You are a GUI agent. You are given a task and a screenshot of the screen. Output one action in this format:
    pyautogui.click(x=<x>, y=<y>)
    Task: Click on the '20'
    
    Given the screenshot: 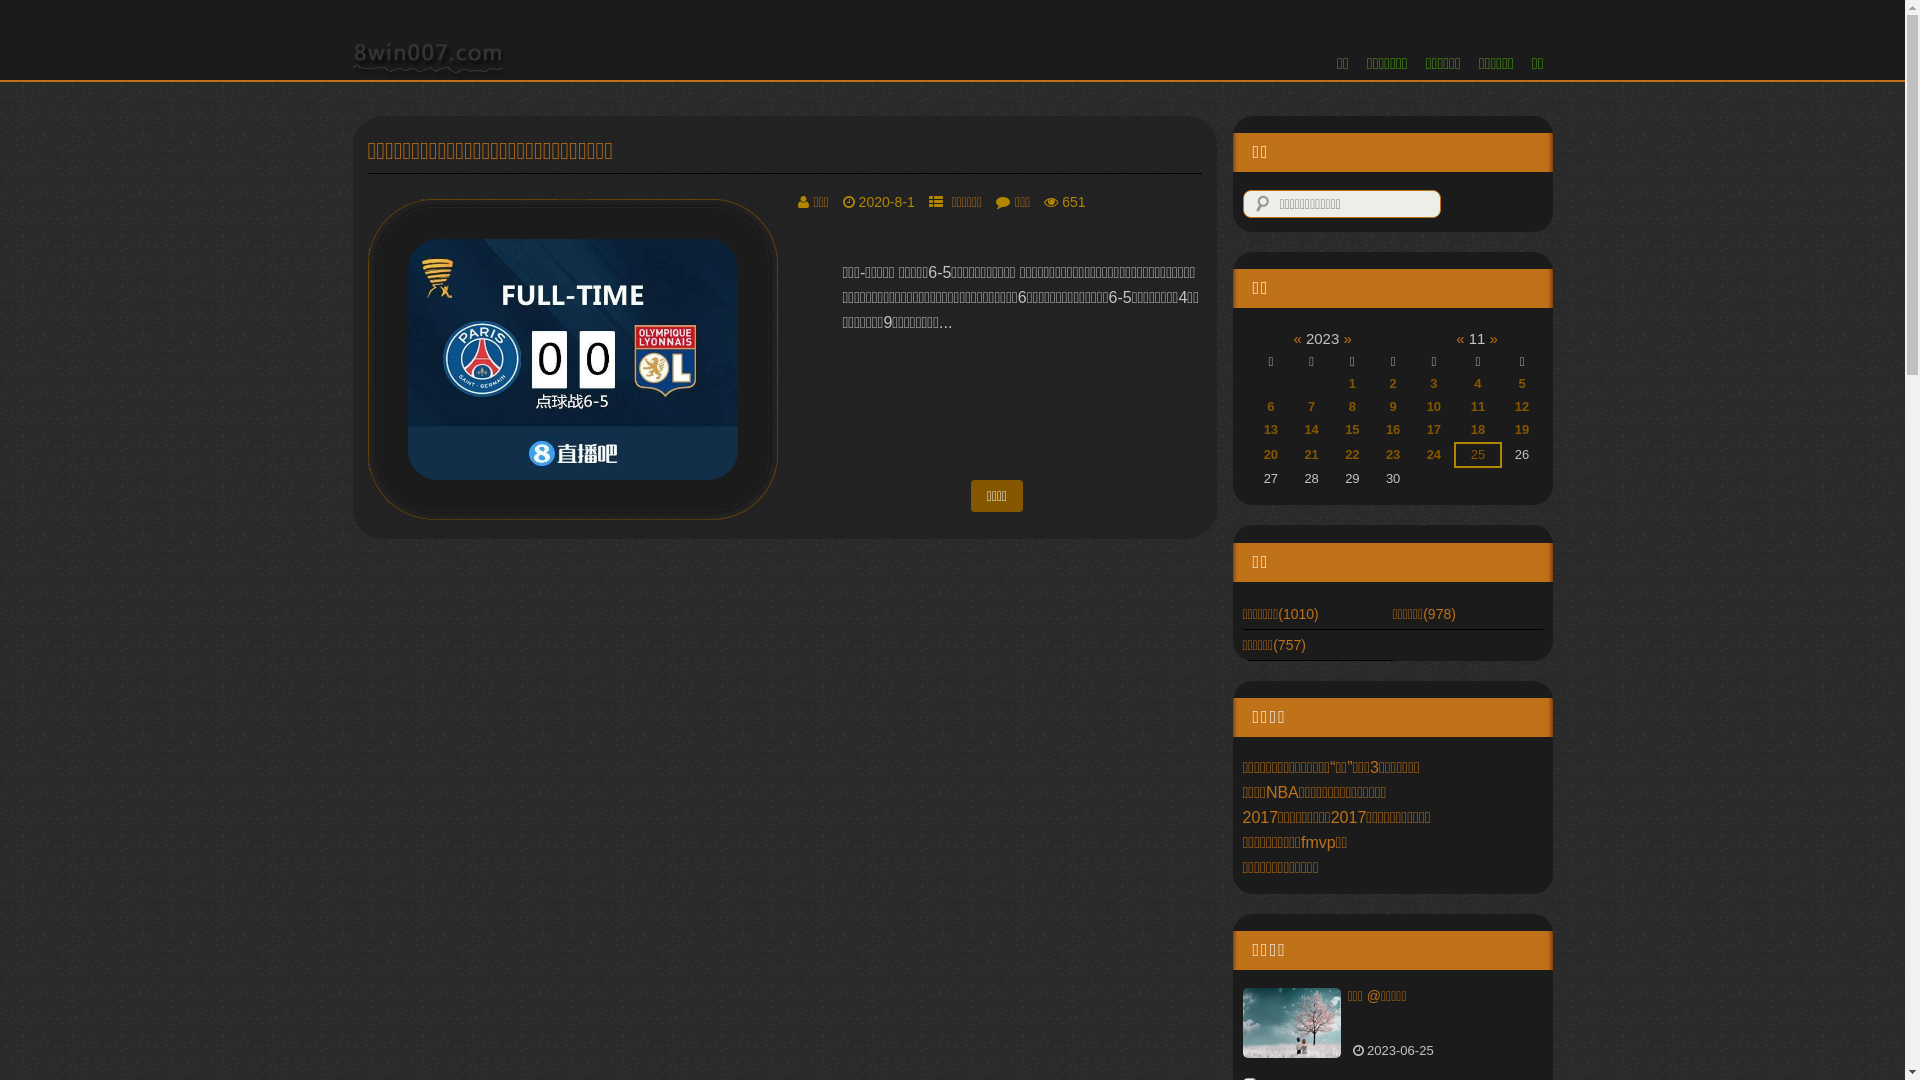 What is the action you would take?
    pyautogui.click(x=1270, y=454)
    